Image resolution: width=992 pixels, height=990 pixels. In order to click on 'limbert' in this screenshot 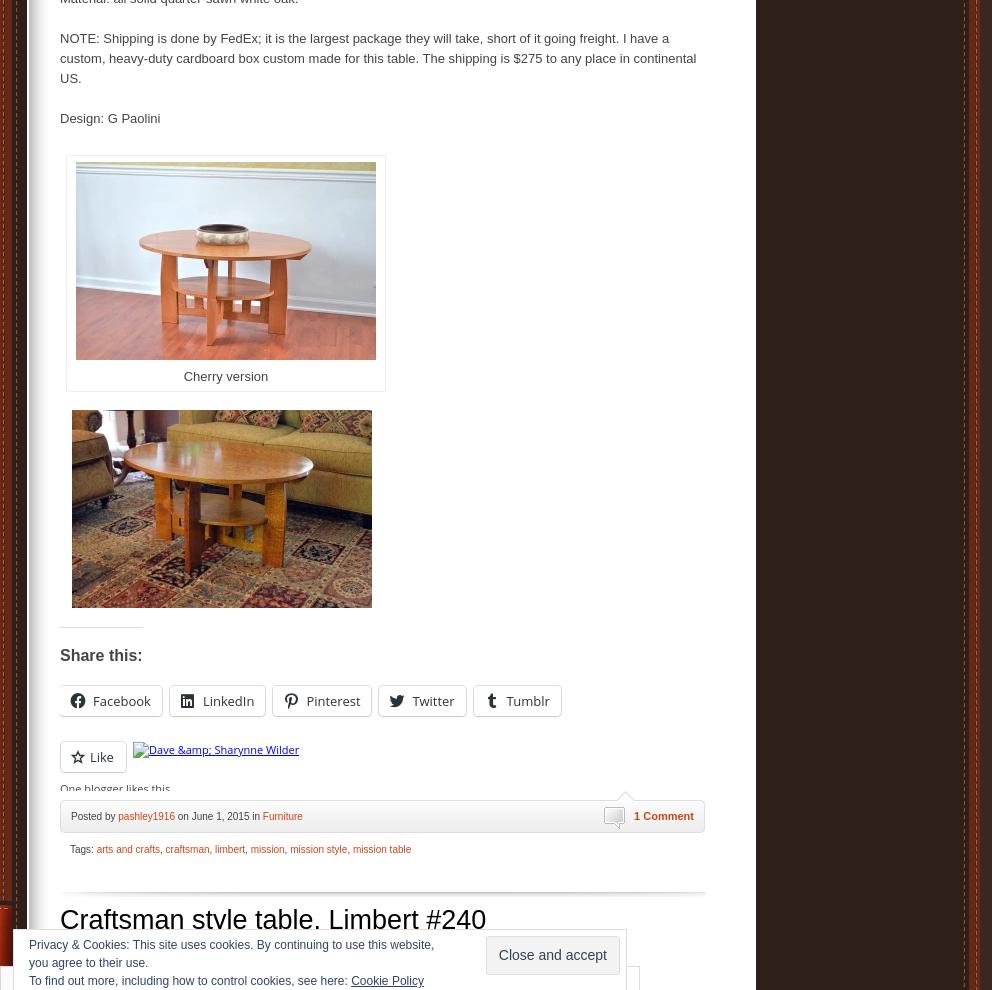, I will do `click(230, 848)`.